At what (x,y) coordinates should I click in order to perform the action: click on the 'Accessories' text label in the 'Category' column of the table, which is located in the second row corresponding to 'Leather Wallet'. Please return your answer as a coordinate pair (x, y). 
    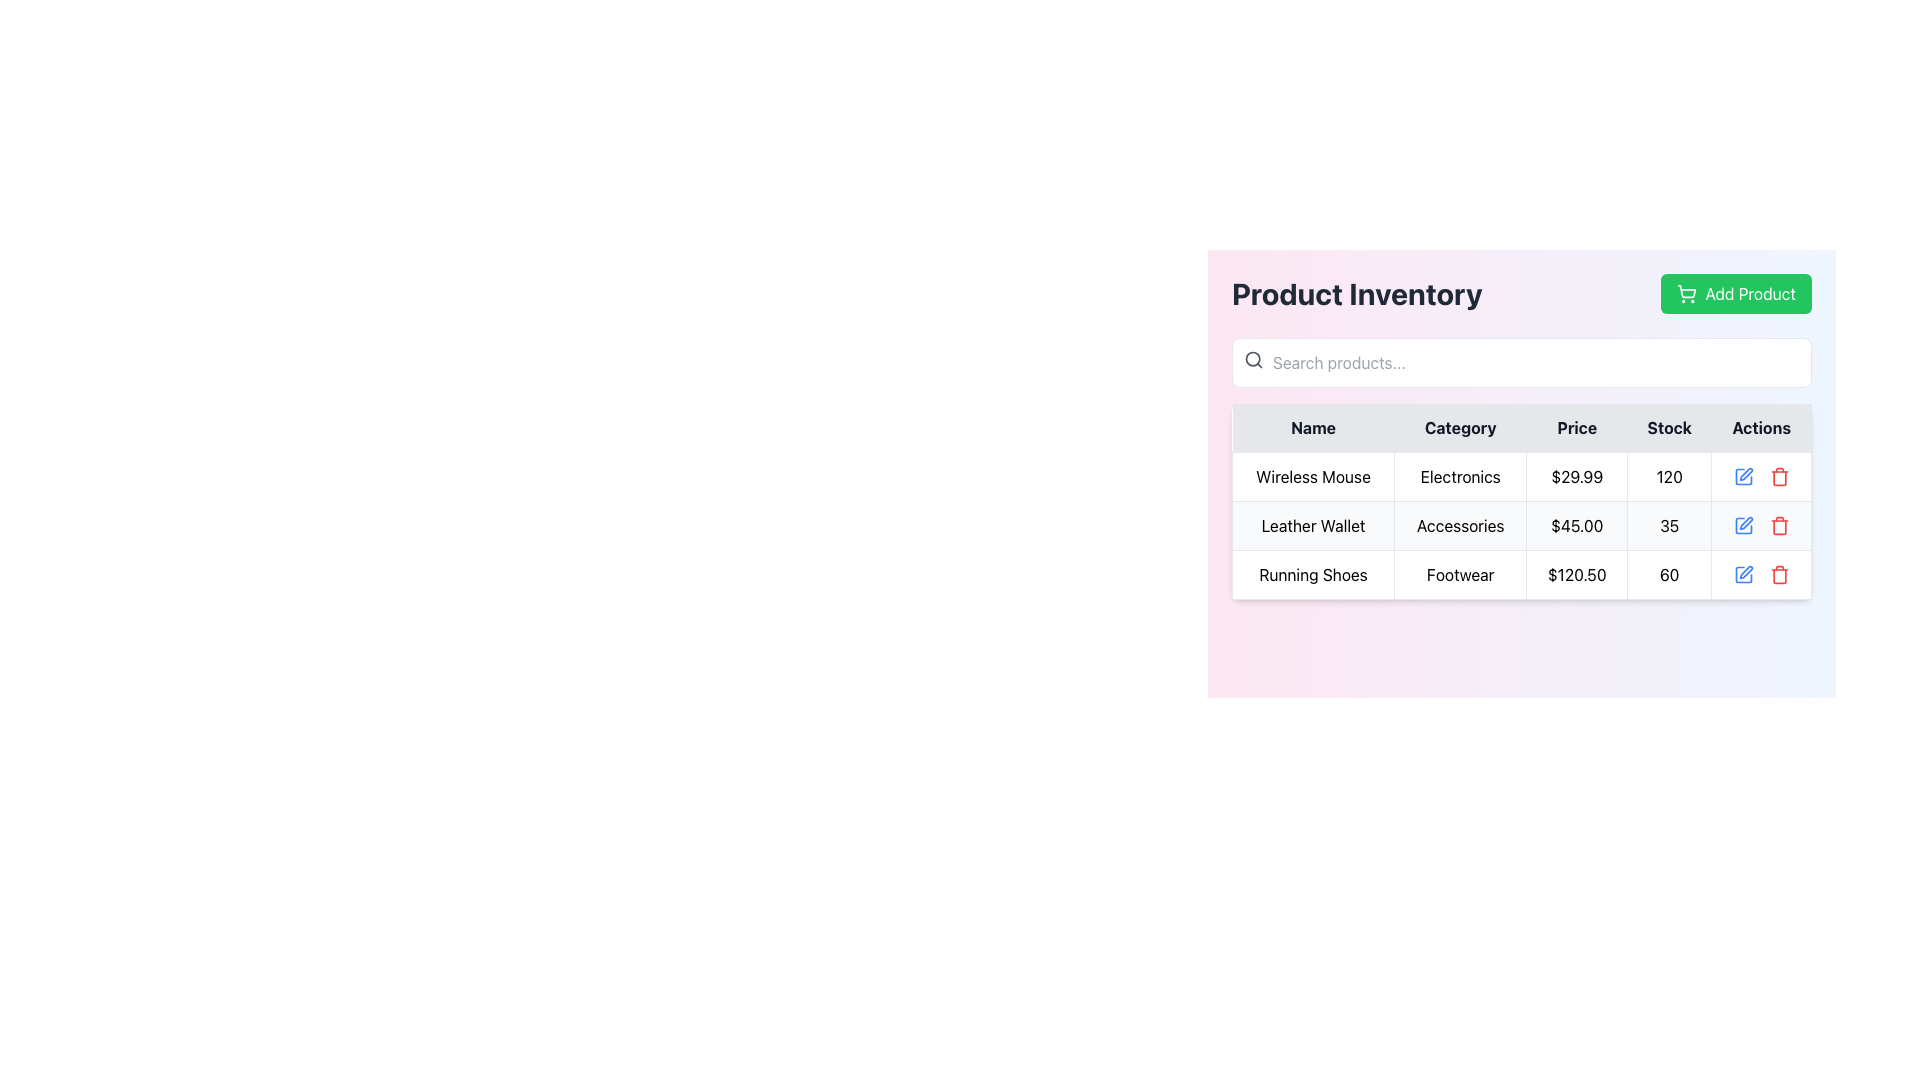
    Looking at the image, I should click on (1460, 524).